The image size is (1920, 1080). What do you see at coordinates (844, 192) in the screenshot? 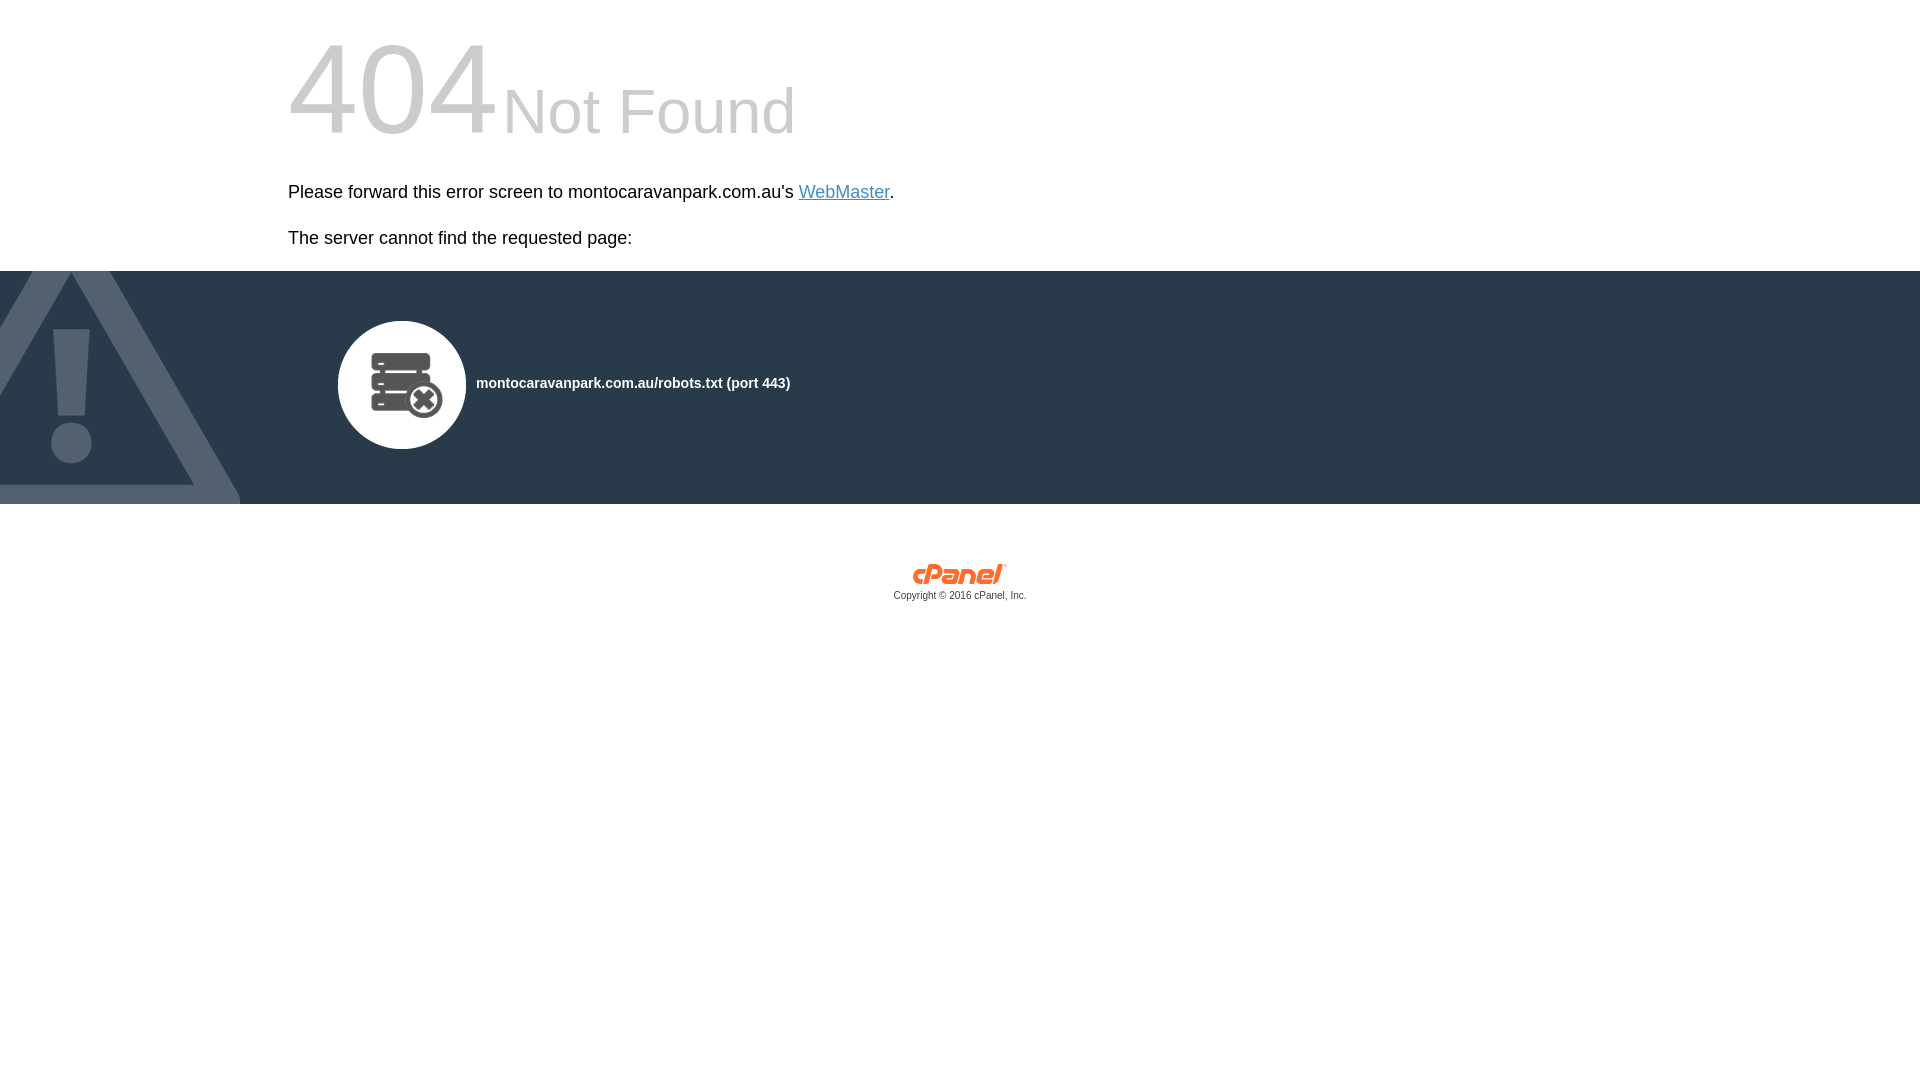
I see `'WebMaster'` at bounding box center [844, 192].